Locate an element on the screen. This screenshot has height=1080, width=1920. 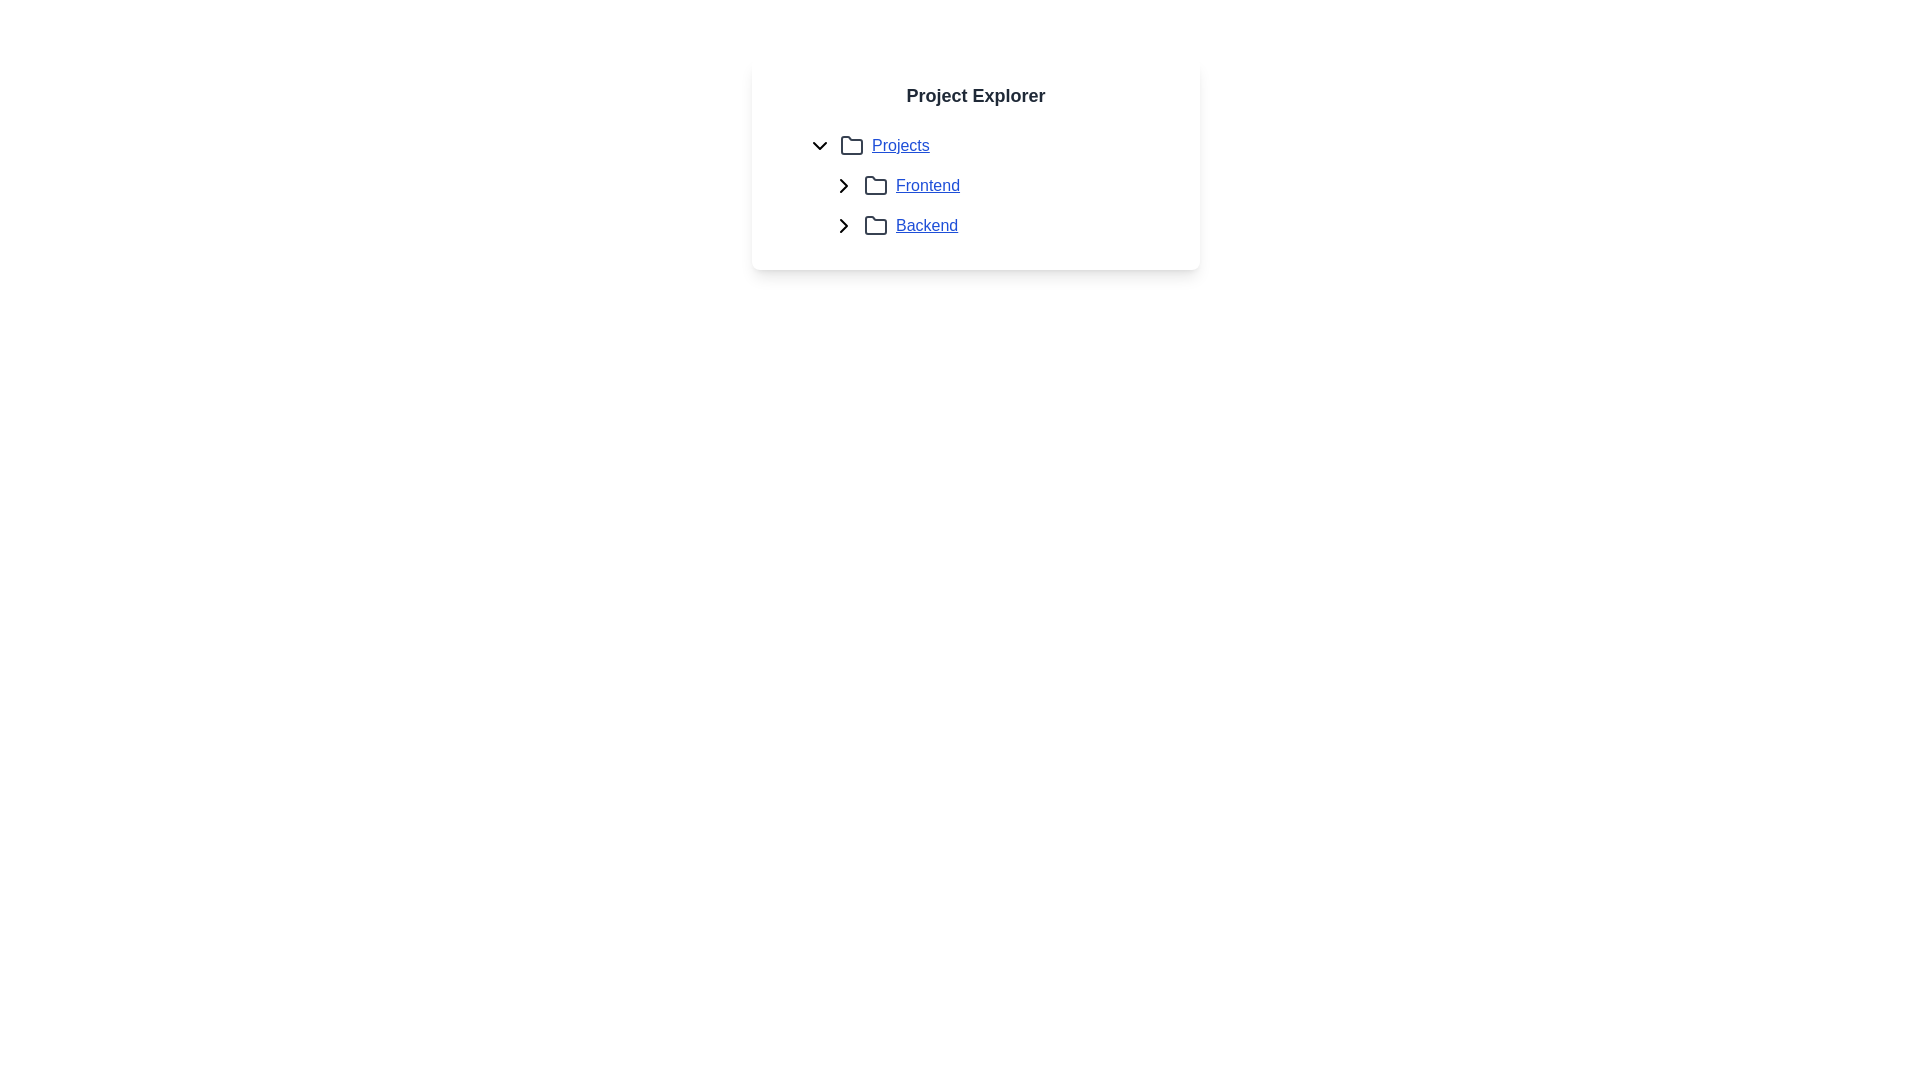
the 'Backend' link is located at coordinates (999, 225).